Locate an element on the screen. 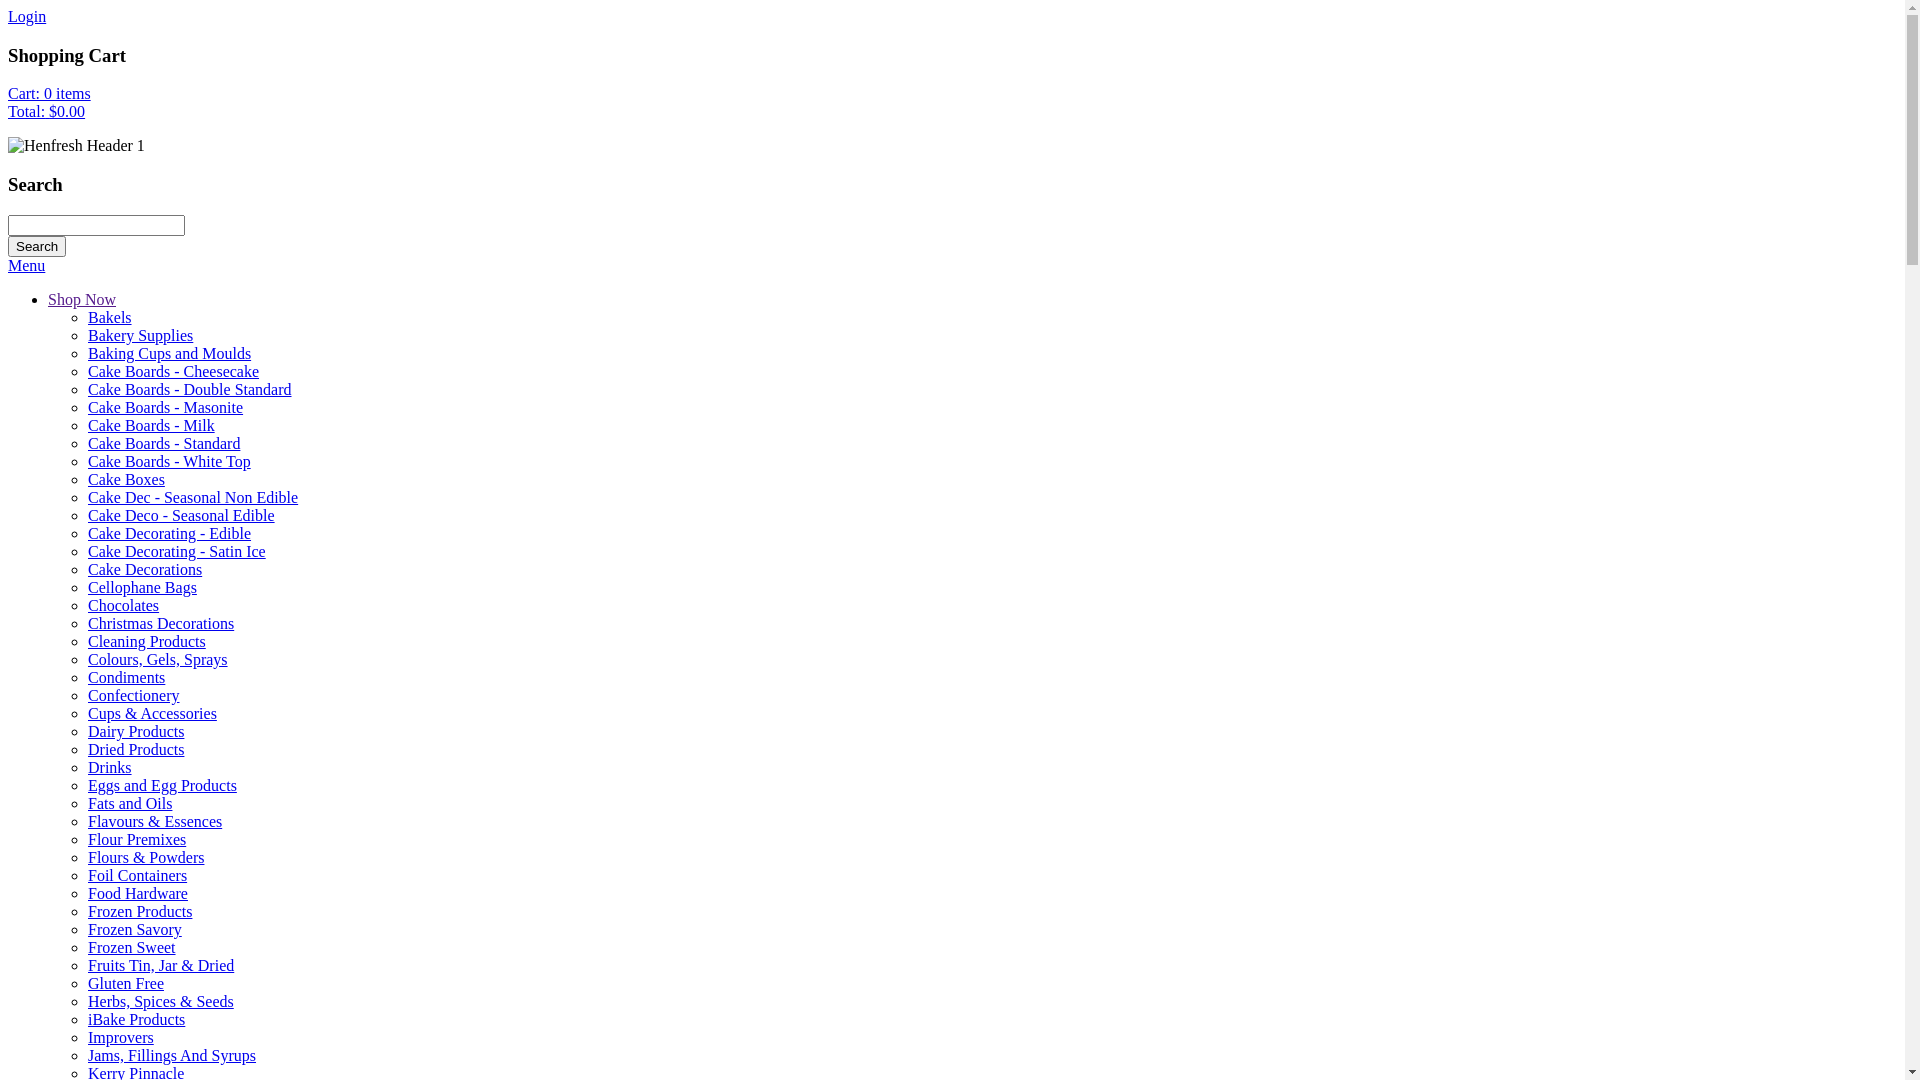 This screenshot has width=1920, height=1080. 'Cleaning Products' is located at coordinates (146, 641).